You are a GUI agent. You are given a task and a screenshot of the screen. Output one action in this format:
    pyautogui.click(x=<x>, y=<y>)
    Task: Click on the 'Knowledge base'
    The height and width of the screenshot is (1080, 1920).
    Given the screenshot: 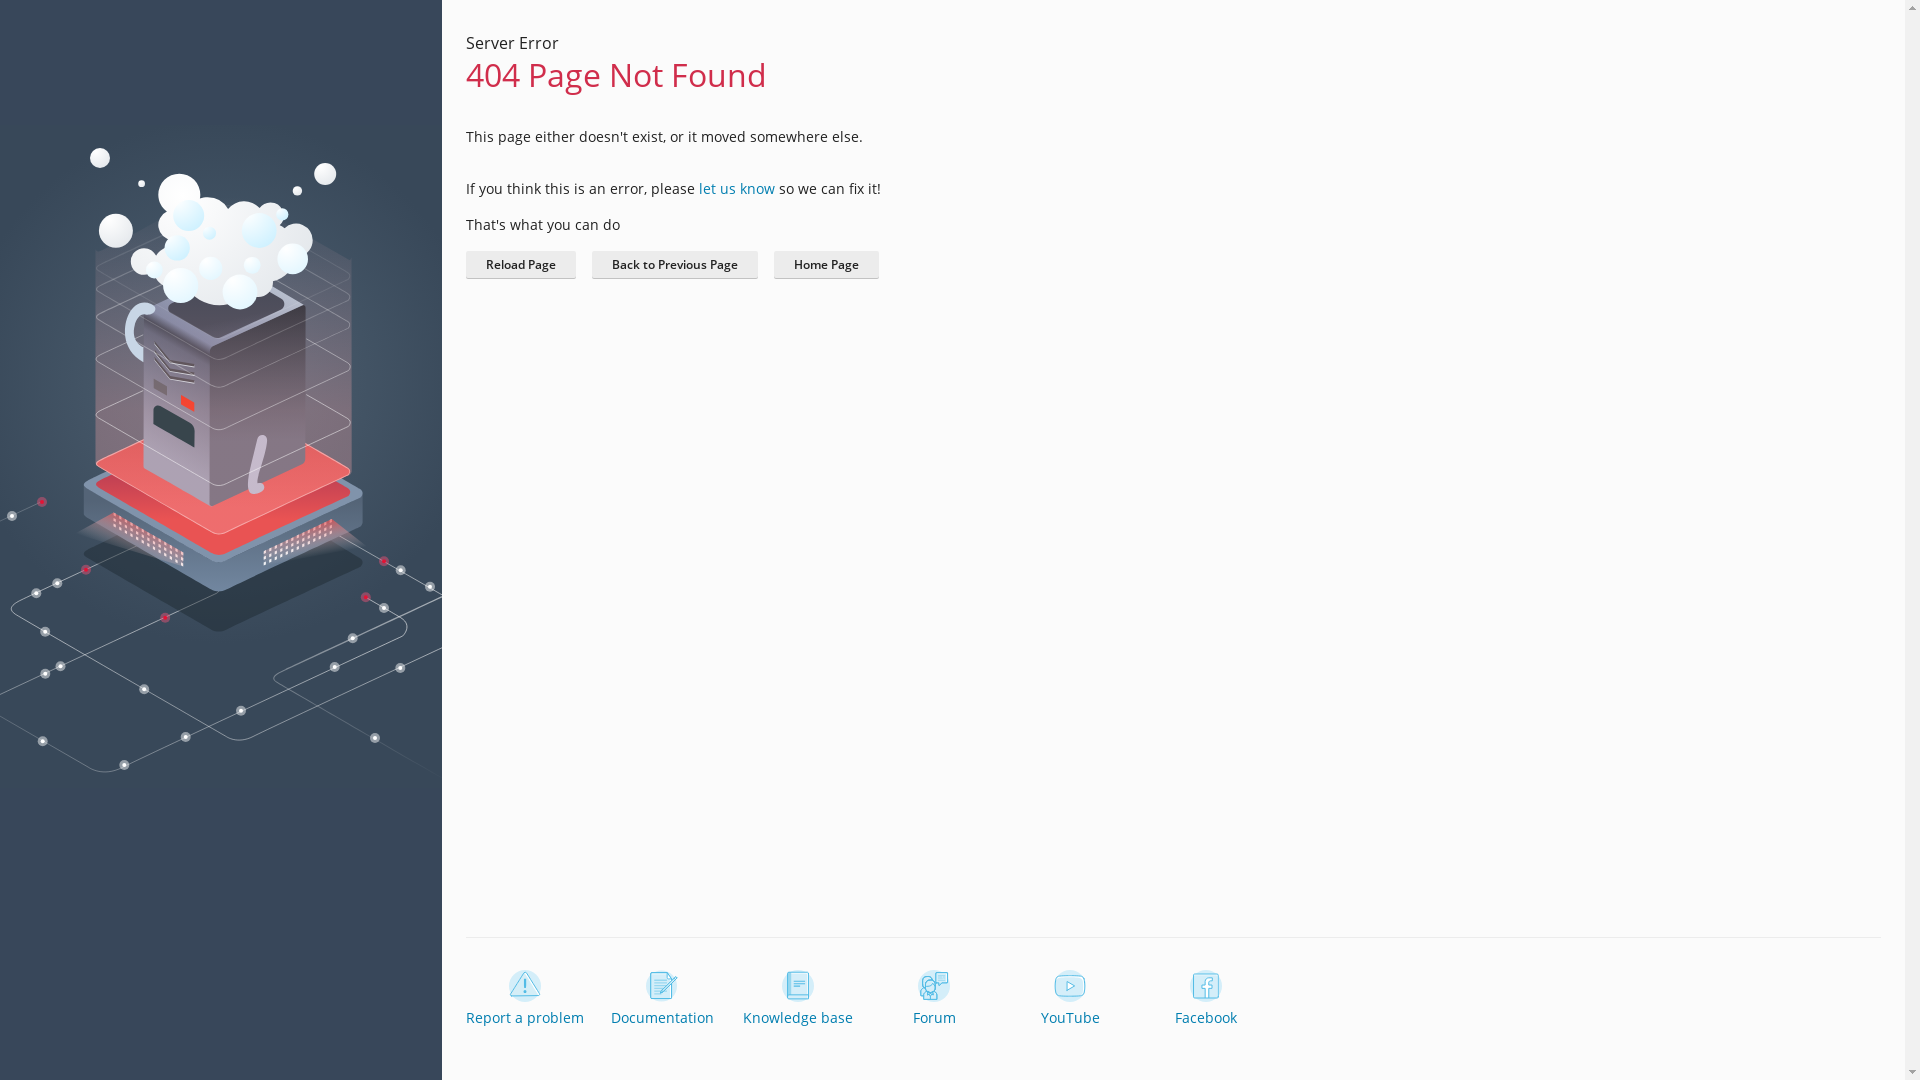 What is the action you would take?
    pyautogui.click(x=796, y=999)
    